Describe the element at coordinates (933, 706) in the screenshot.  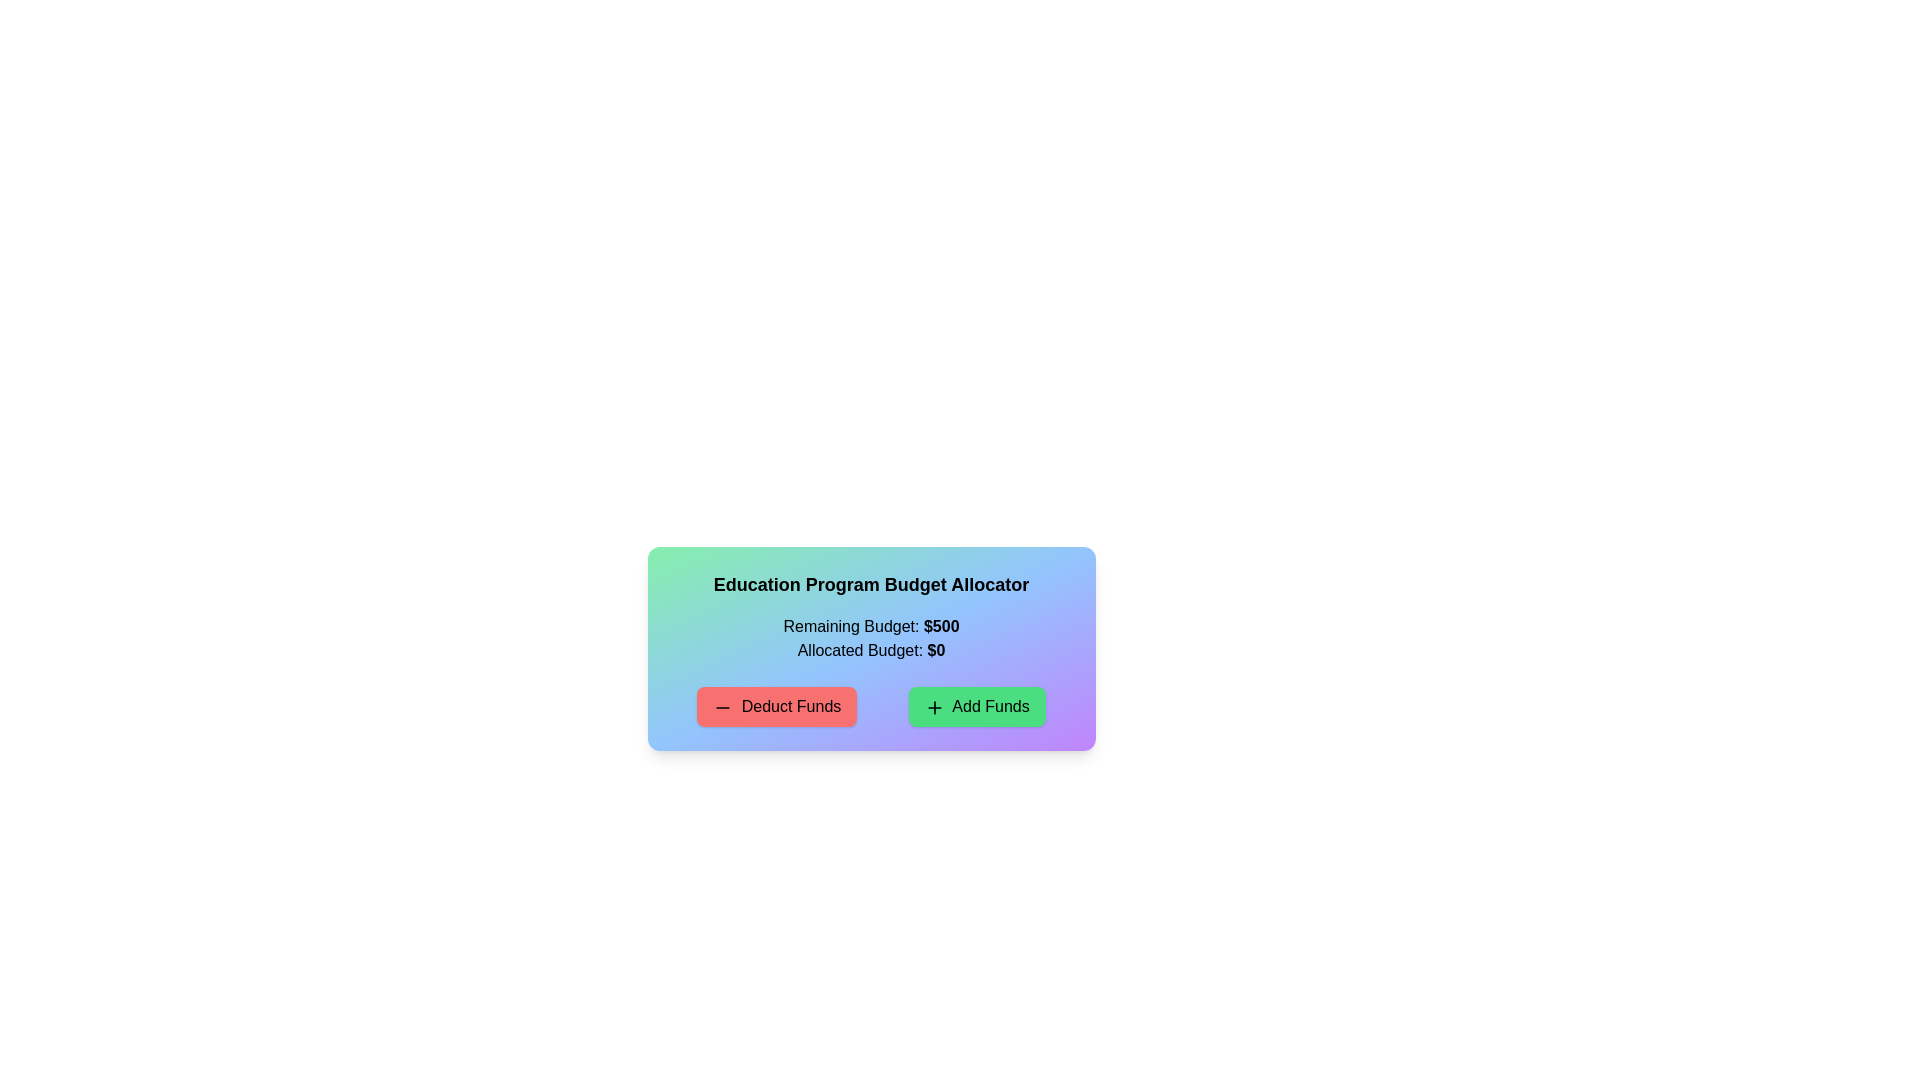
I see `the 'Add Funds' button icon, which is located to the right of the 'Deduct Funds' button in the bottom section of the interface` at that location.